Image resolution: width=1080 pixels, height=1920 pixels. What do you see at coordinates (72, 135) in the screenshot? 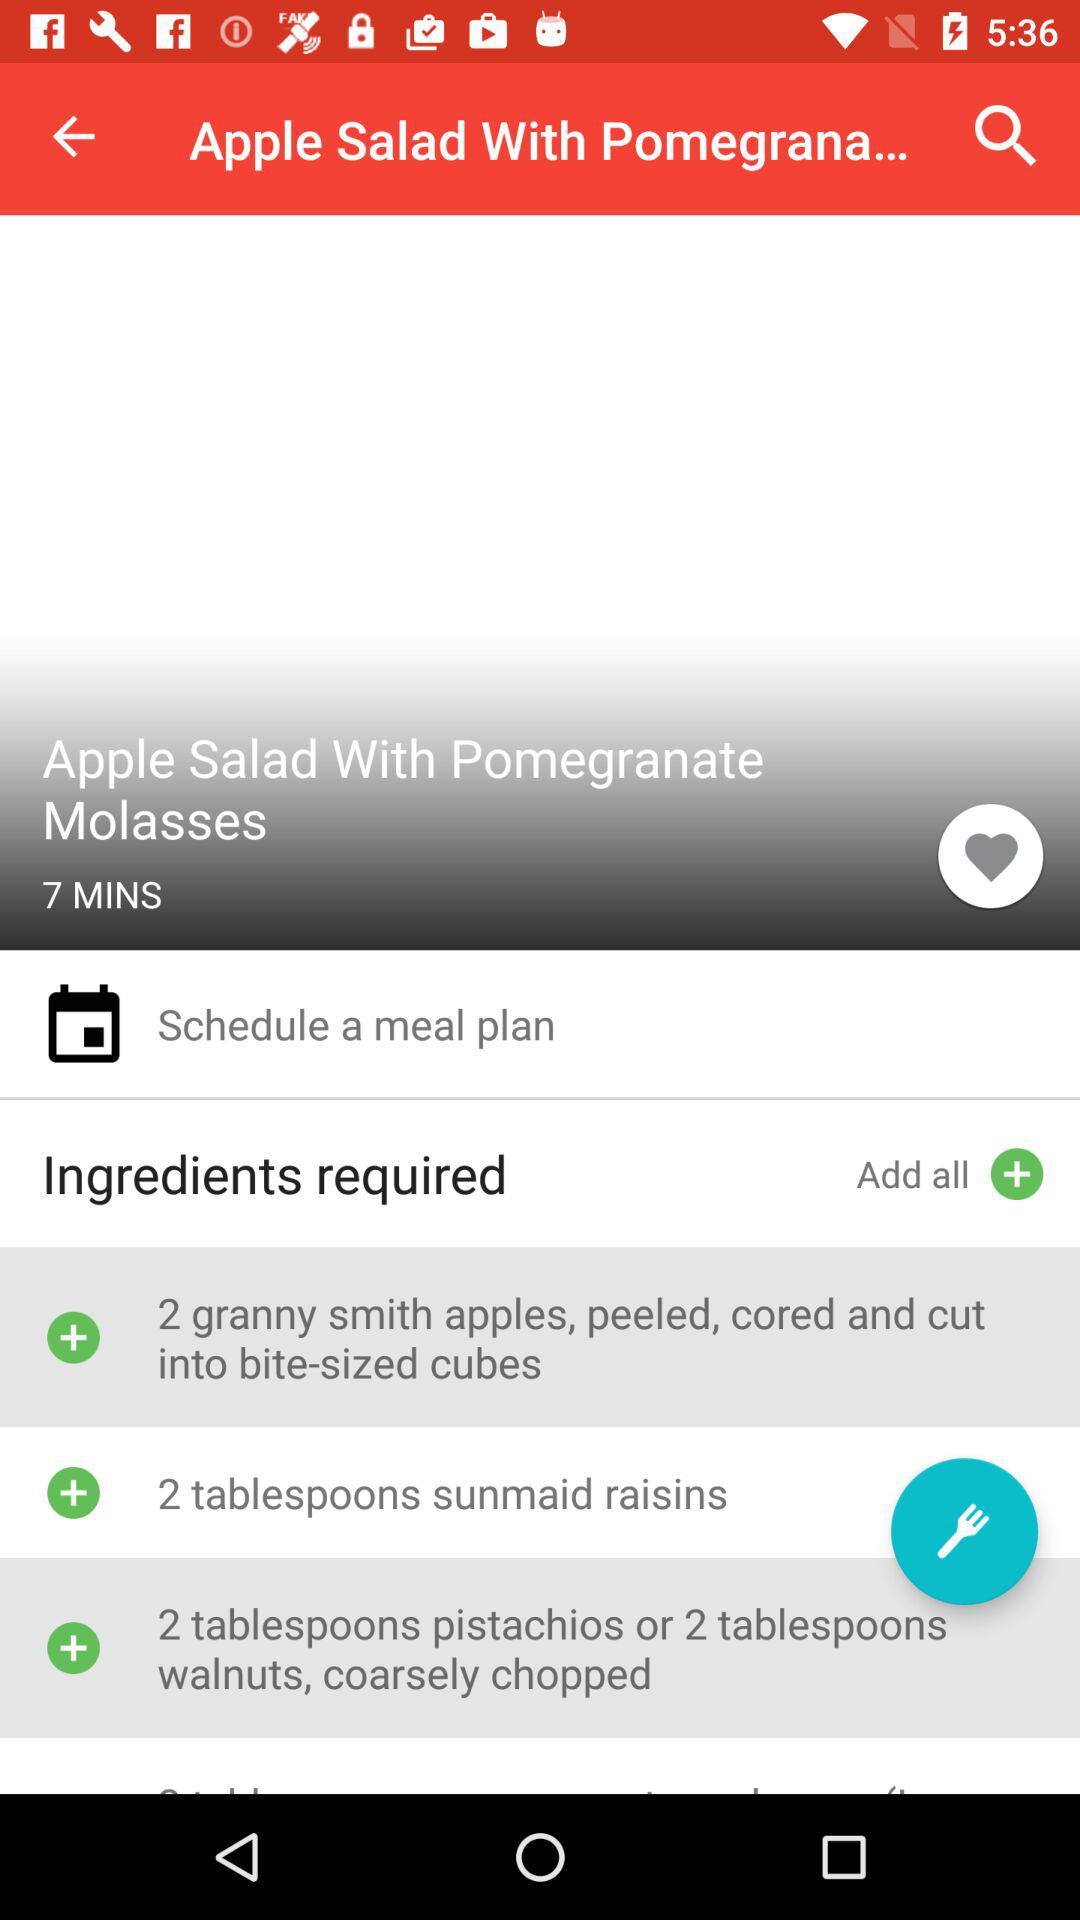
I see `the item to the left of apple salad with icon` at bounding box center [72, 135].